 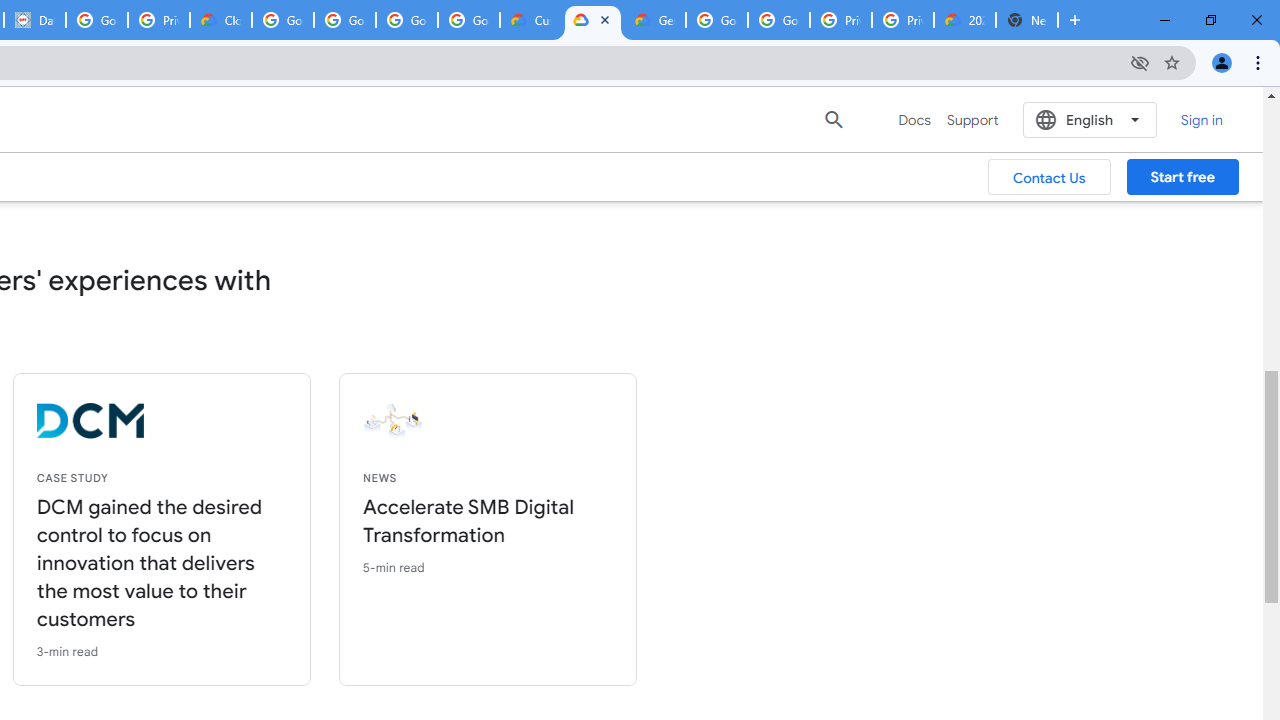 What do you see at coordinates (1027, 20) in the screenshot?
I see `'New Tab'` at bounding box center [1027, 20].